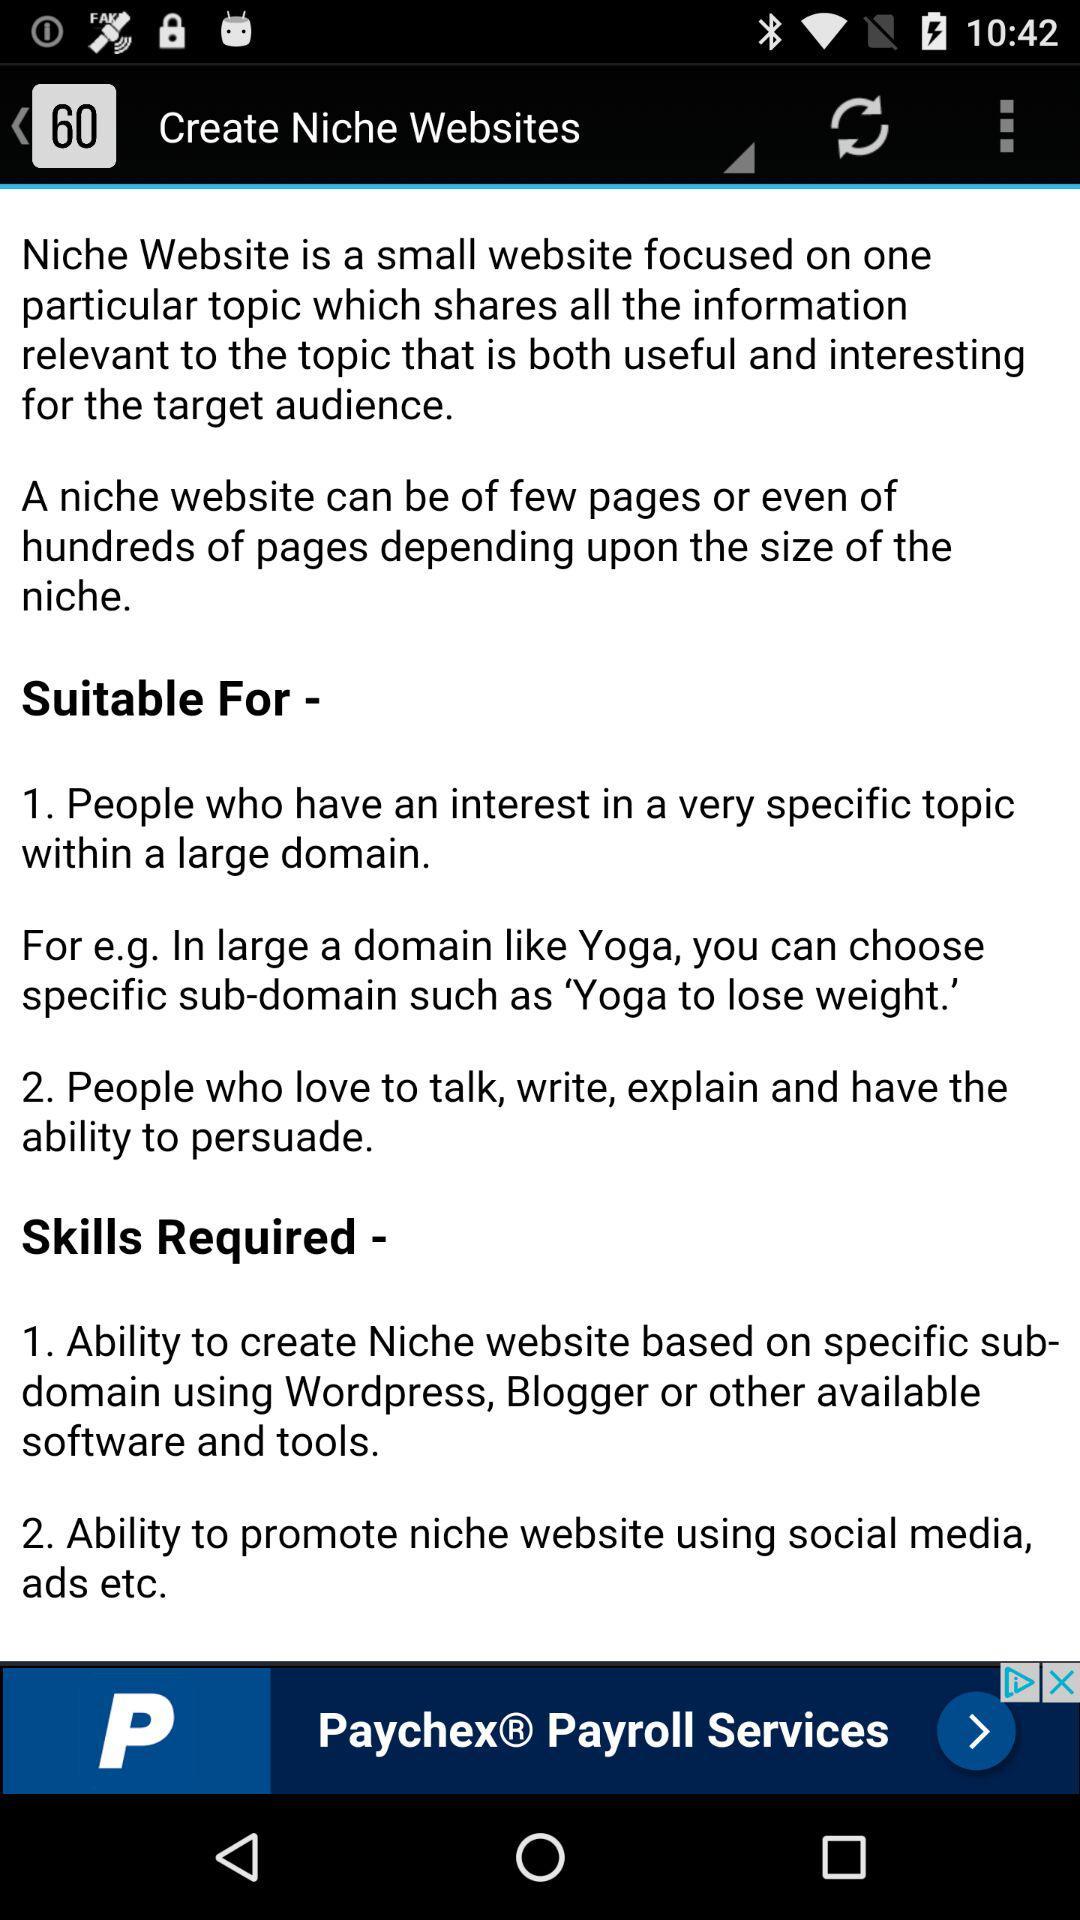  What do you see at coordinates (540, 1727) in the screenshot?
I see `advertisement` at bounding box center [540, 1727].